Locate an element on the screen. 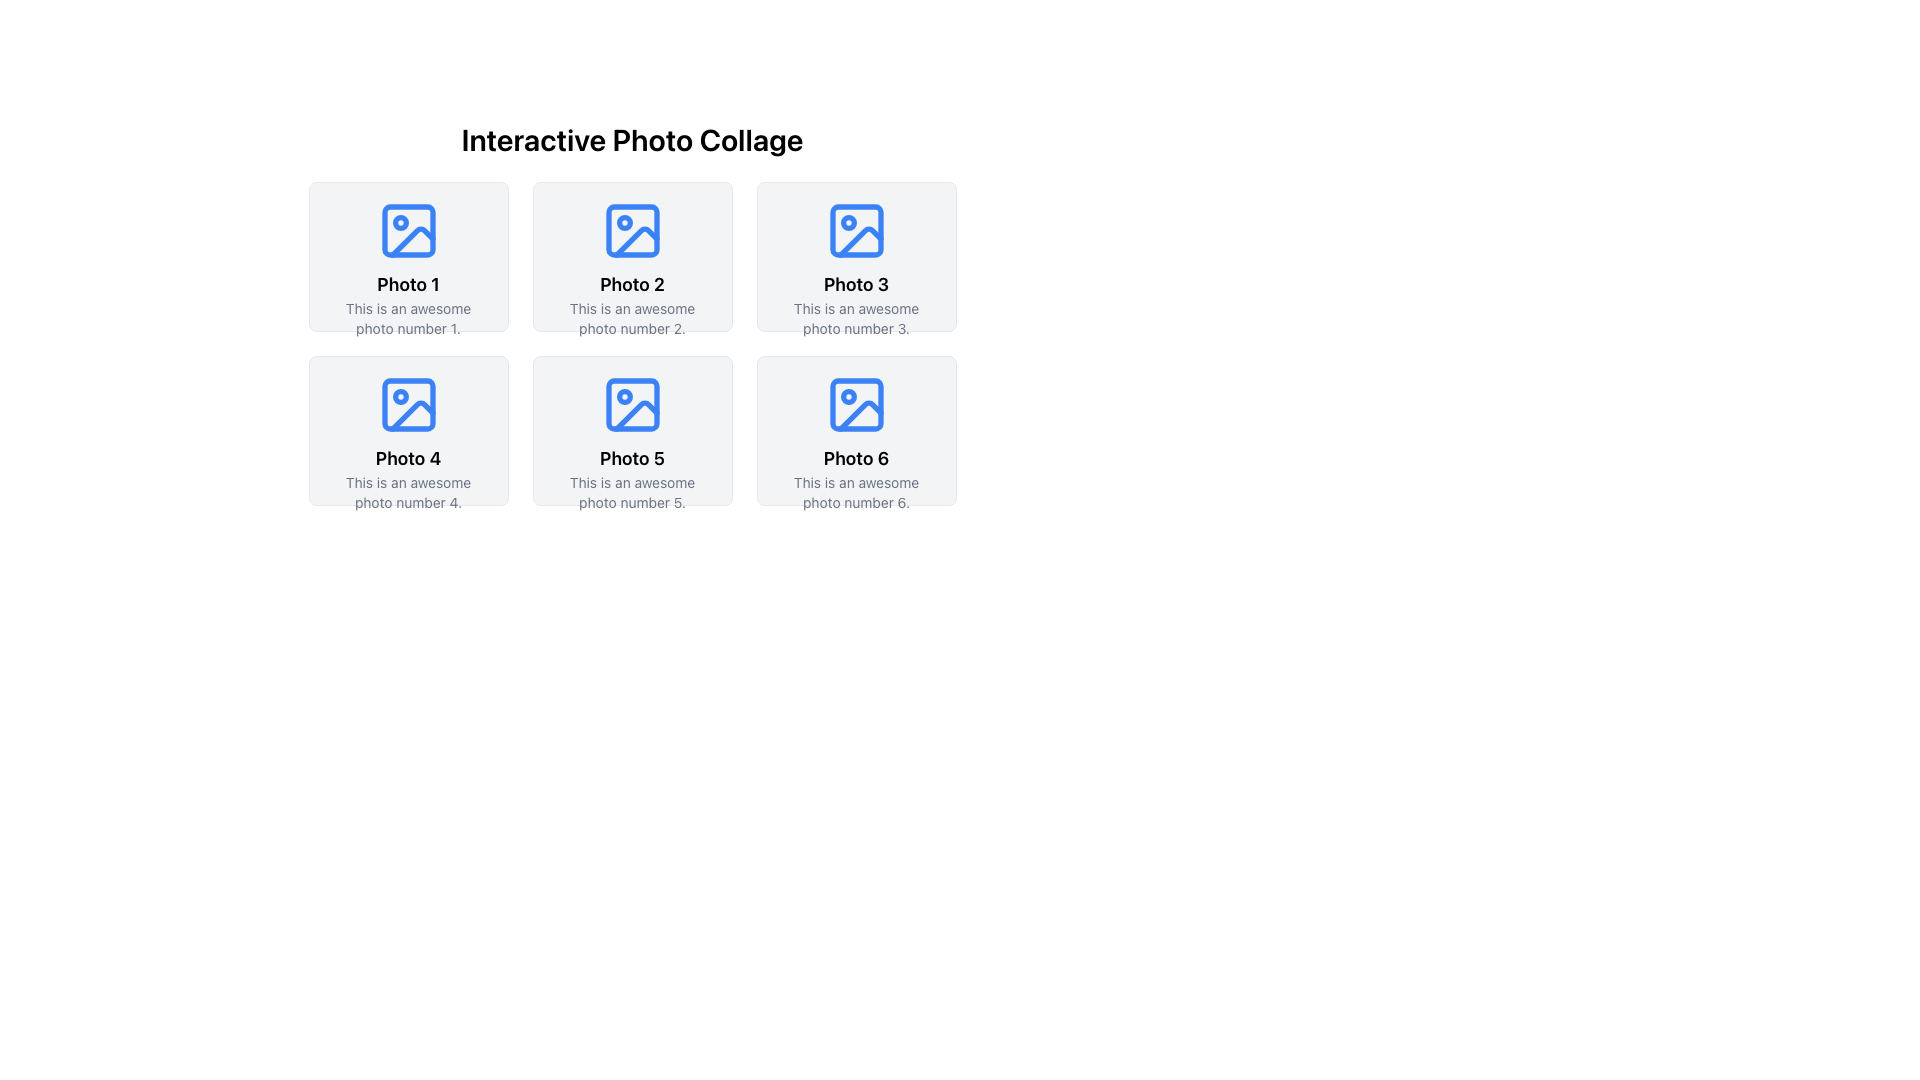 The image size is (1920, 1080). the small blue rectangular shape with rounded corners located in the upper-left corner of the photo icon in the 'Photo 5' card is located at coordinates (631, 405).